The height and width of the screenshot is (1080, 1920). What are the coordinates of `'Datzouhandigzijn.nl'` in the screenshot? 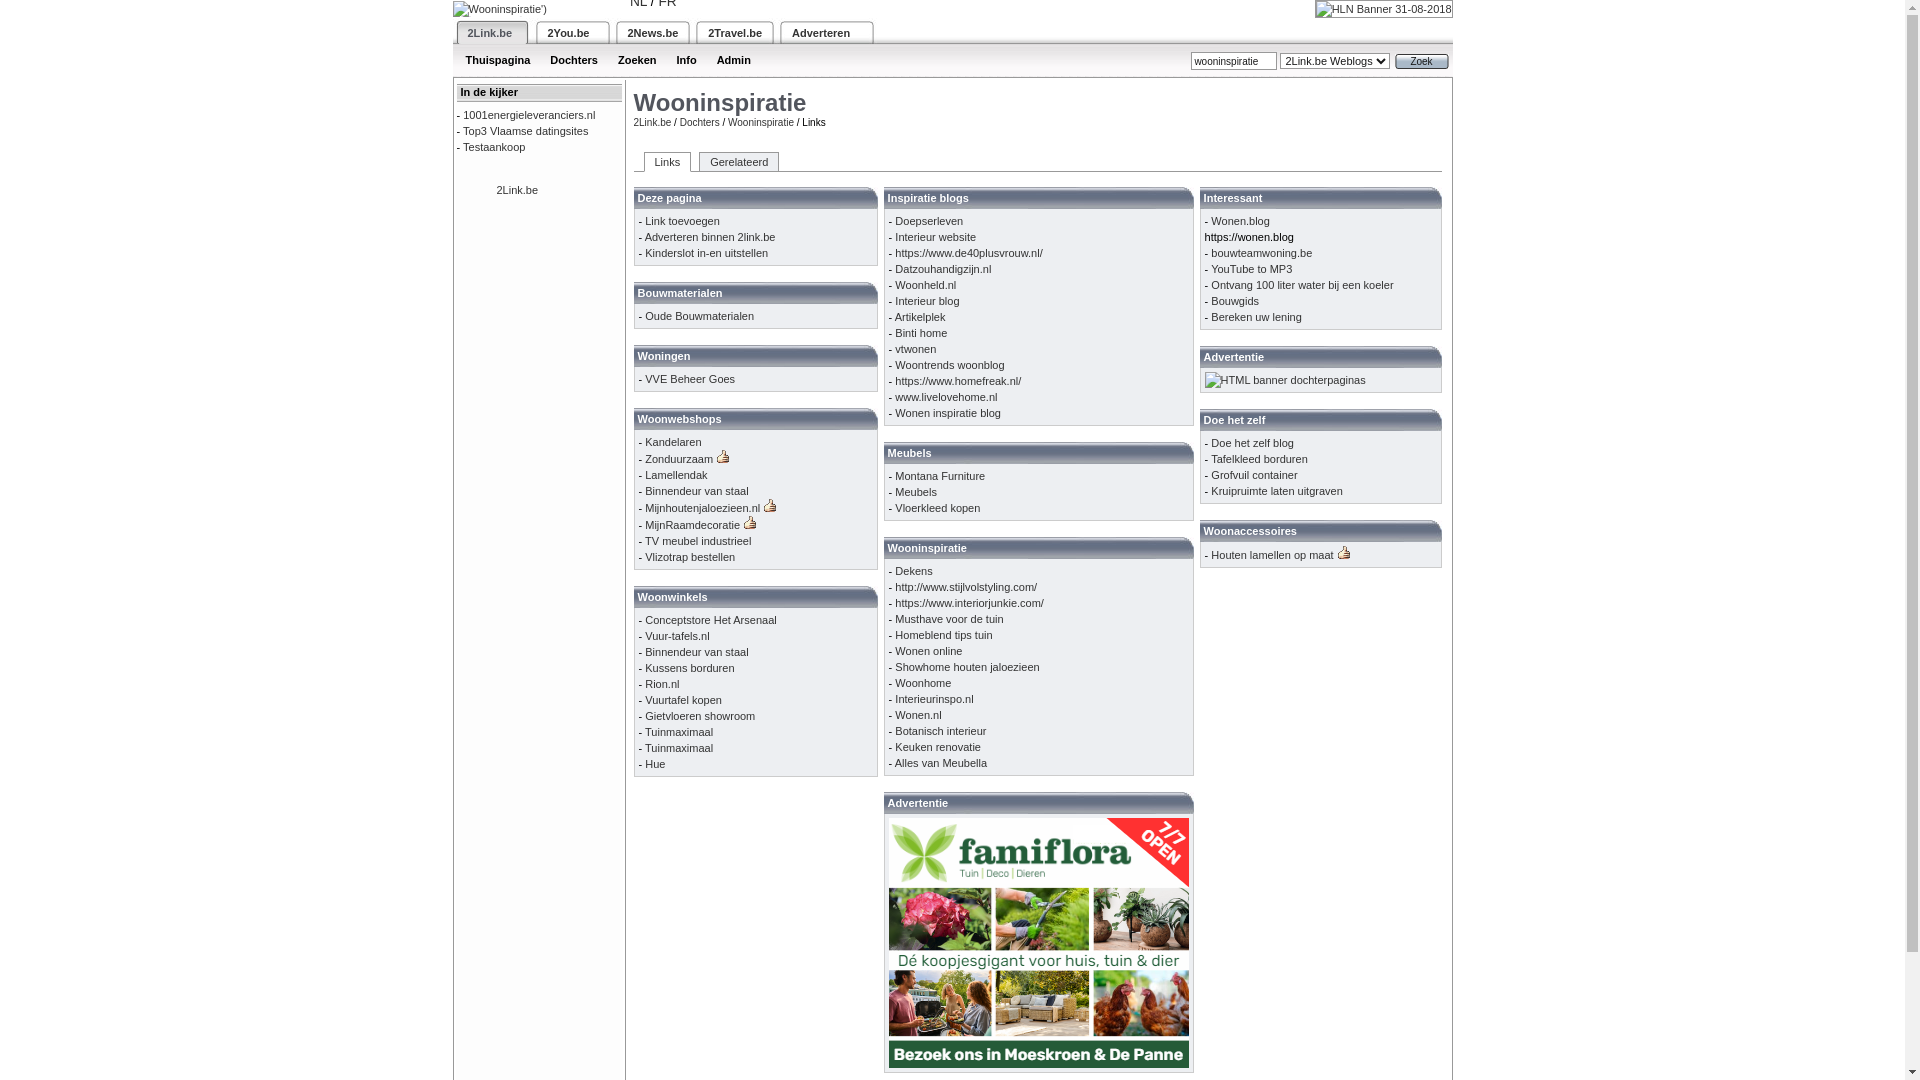 It's located at (893, 268).